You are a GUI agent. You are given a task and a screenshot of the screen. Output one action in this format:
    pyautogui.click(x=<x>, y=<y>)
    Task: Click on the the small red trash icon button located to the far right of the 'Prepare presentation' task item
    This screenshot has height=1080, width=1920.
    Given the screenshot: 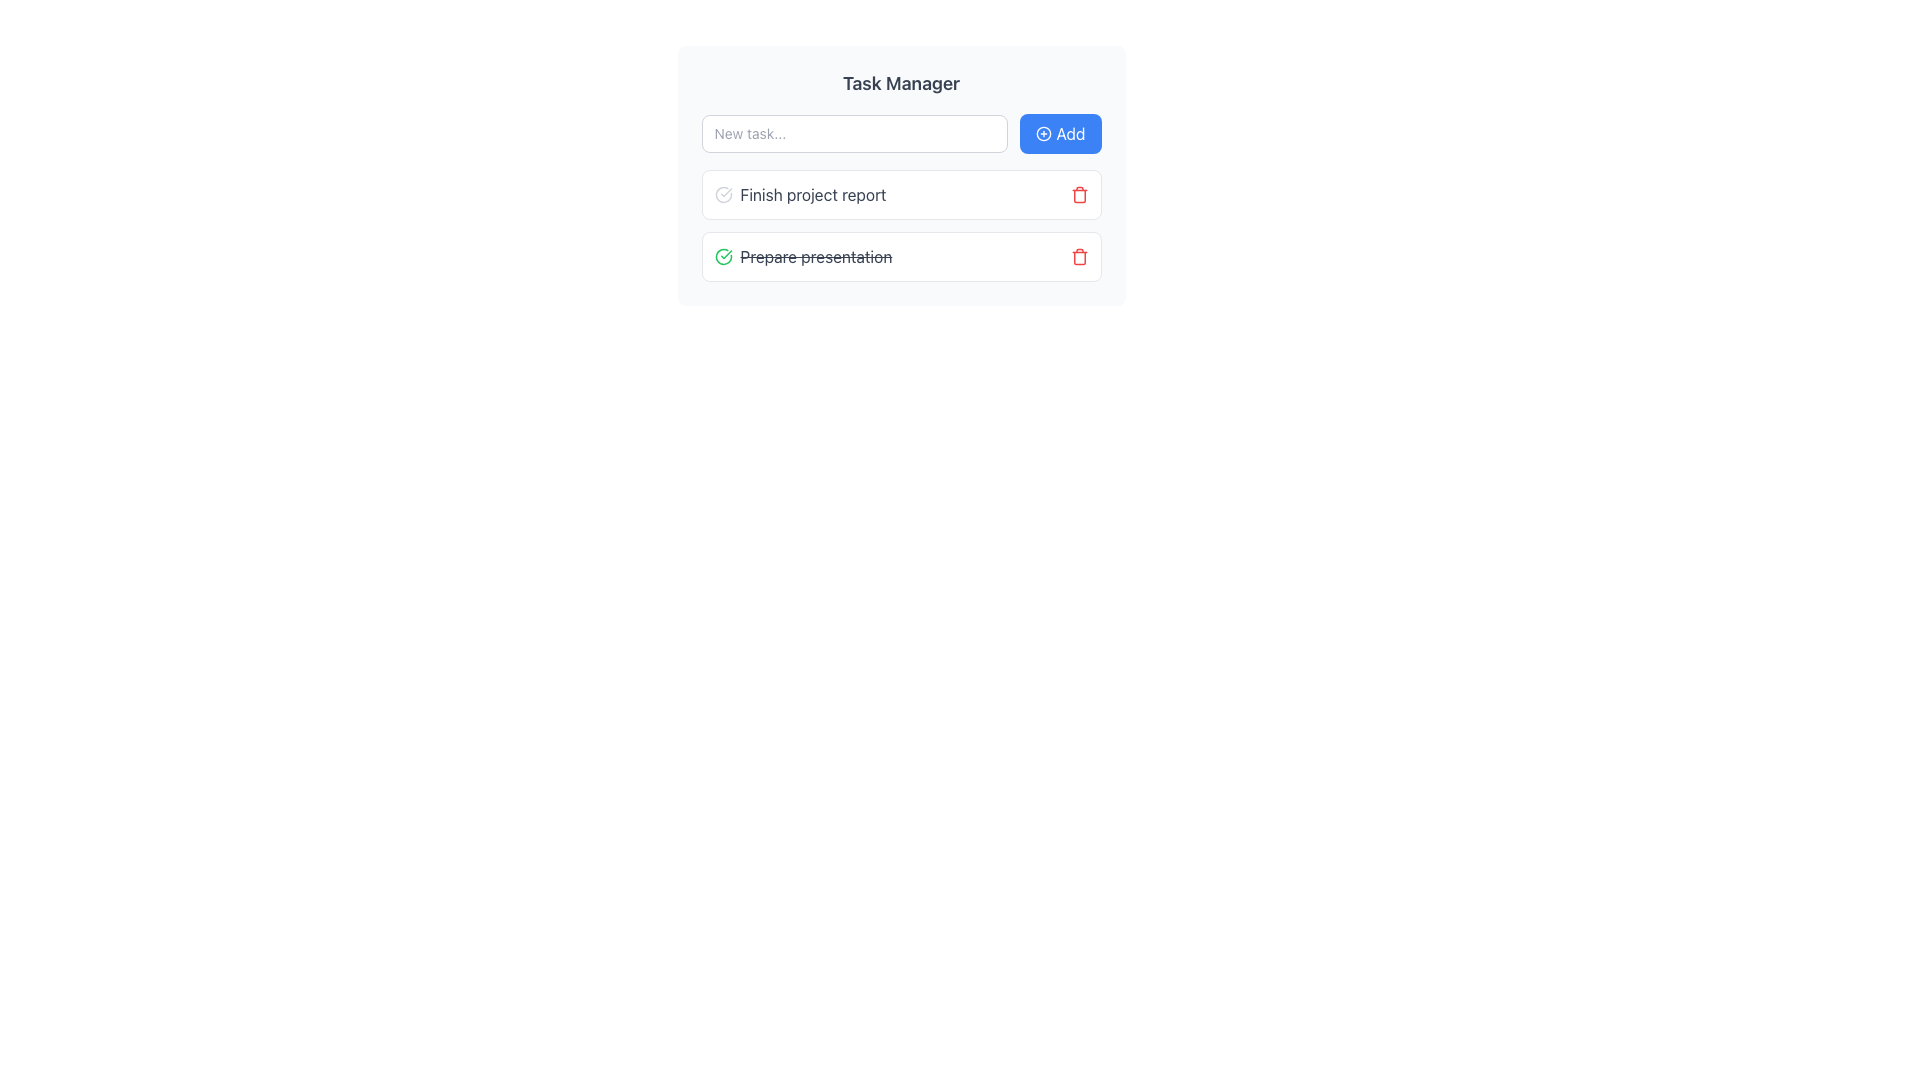 What is the action you would take?
    pyautogui.click(x=1078, y=256)
    